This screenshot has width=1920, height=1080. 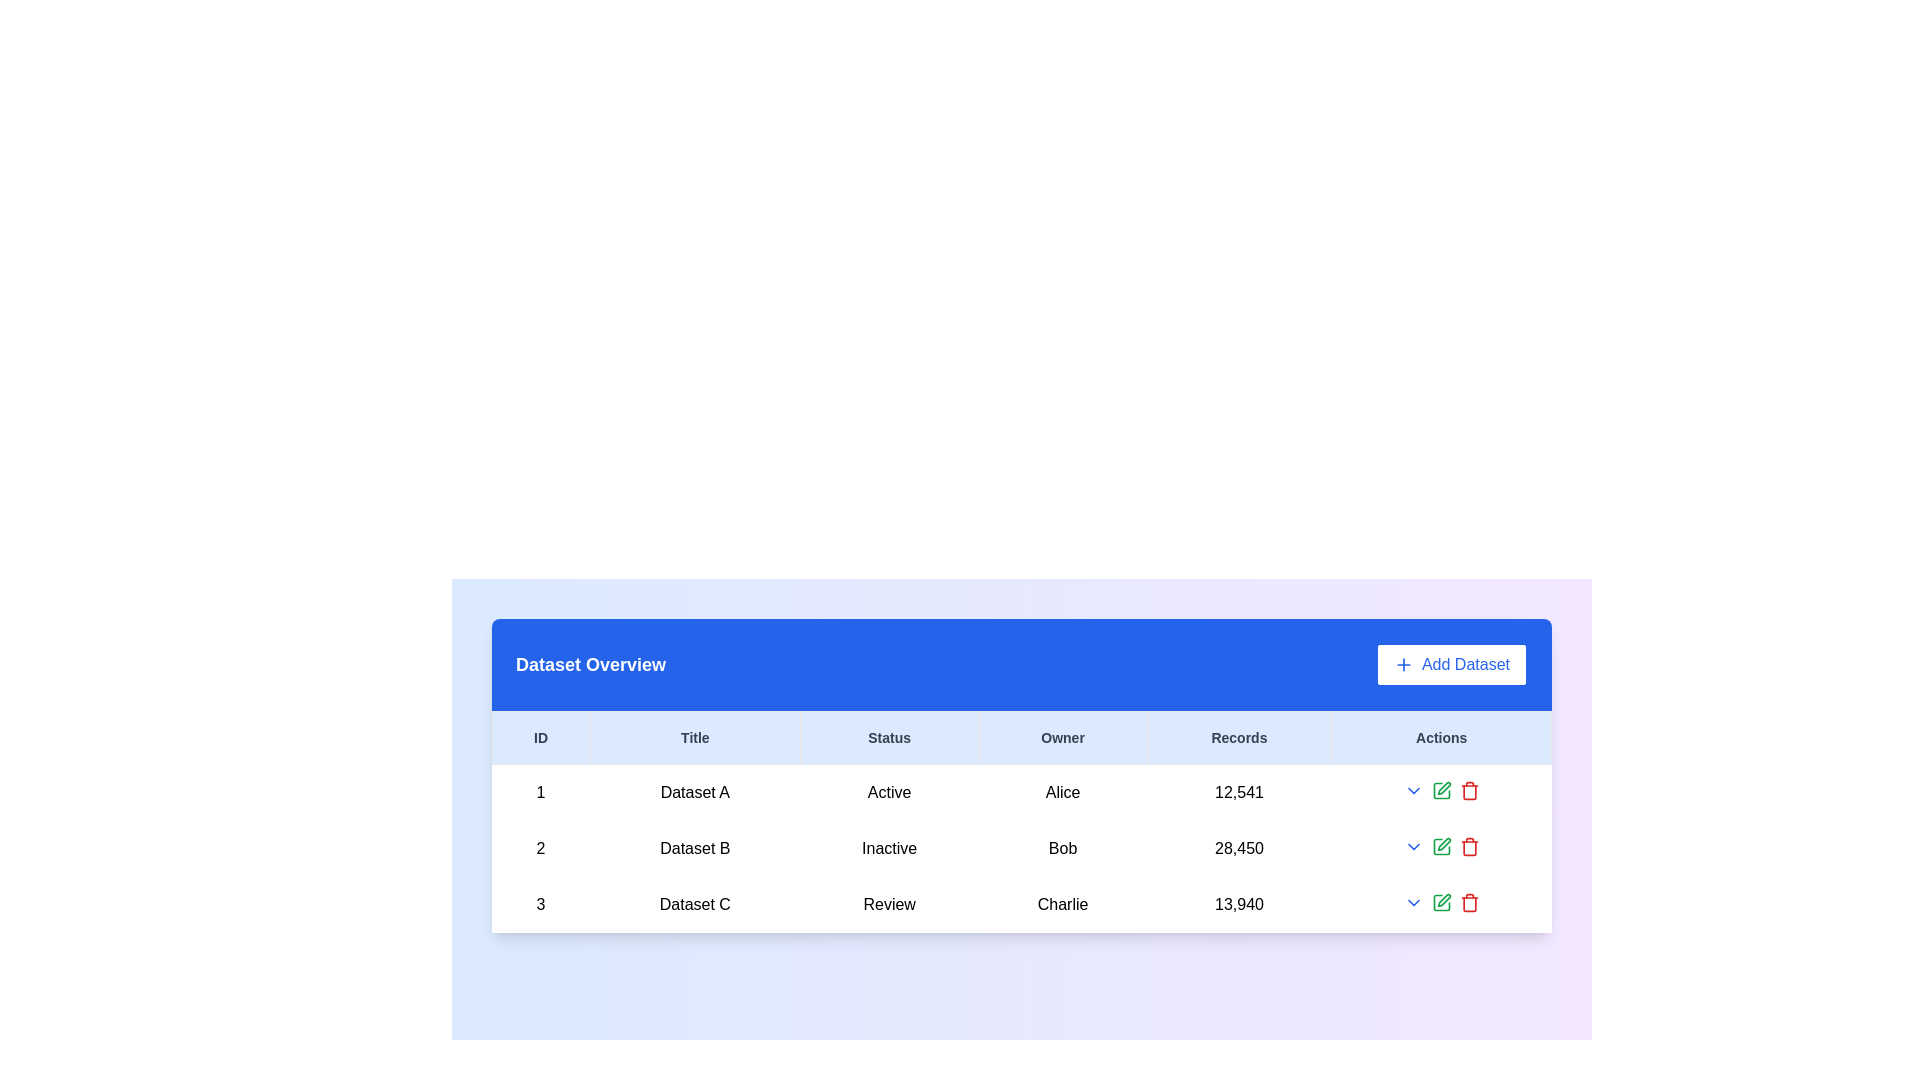 What do you see at coordinates (888, 905) in the screenshot?
I see `the 'Review' label displayed in a table layout under the 'Status' column, which is aligned with 'Dataset C' and 'Charlie'` at bounding box center [888, 905].